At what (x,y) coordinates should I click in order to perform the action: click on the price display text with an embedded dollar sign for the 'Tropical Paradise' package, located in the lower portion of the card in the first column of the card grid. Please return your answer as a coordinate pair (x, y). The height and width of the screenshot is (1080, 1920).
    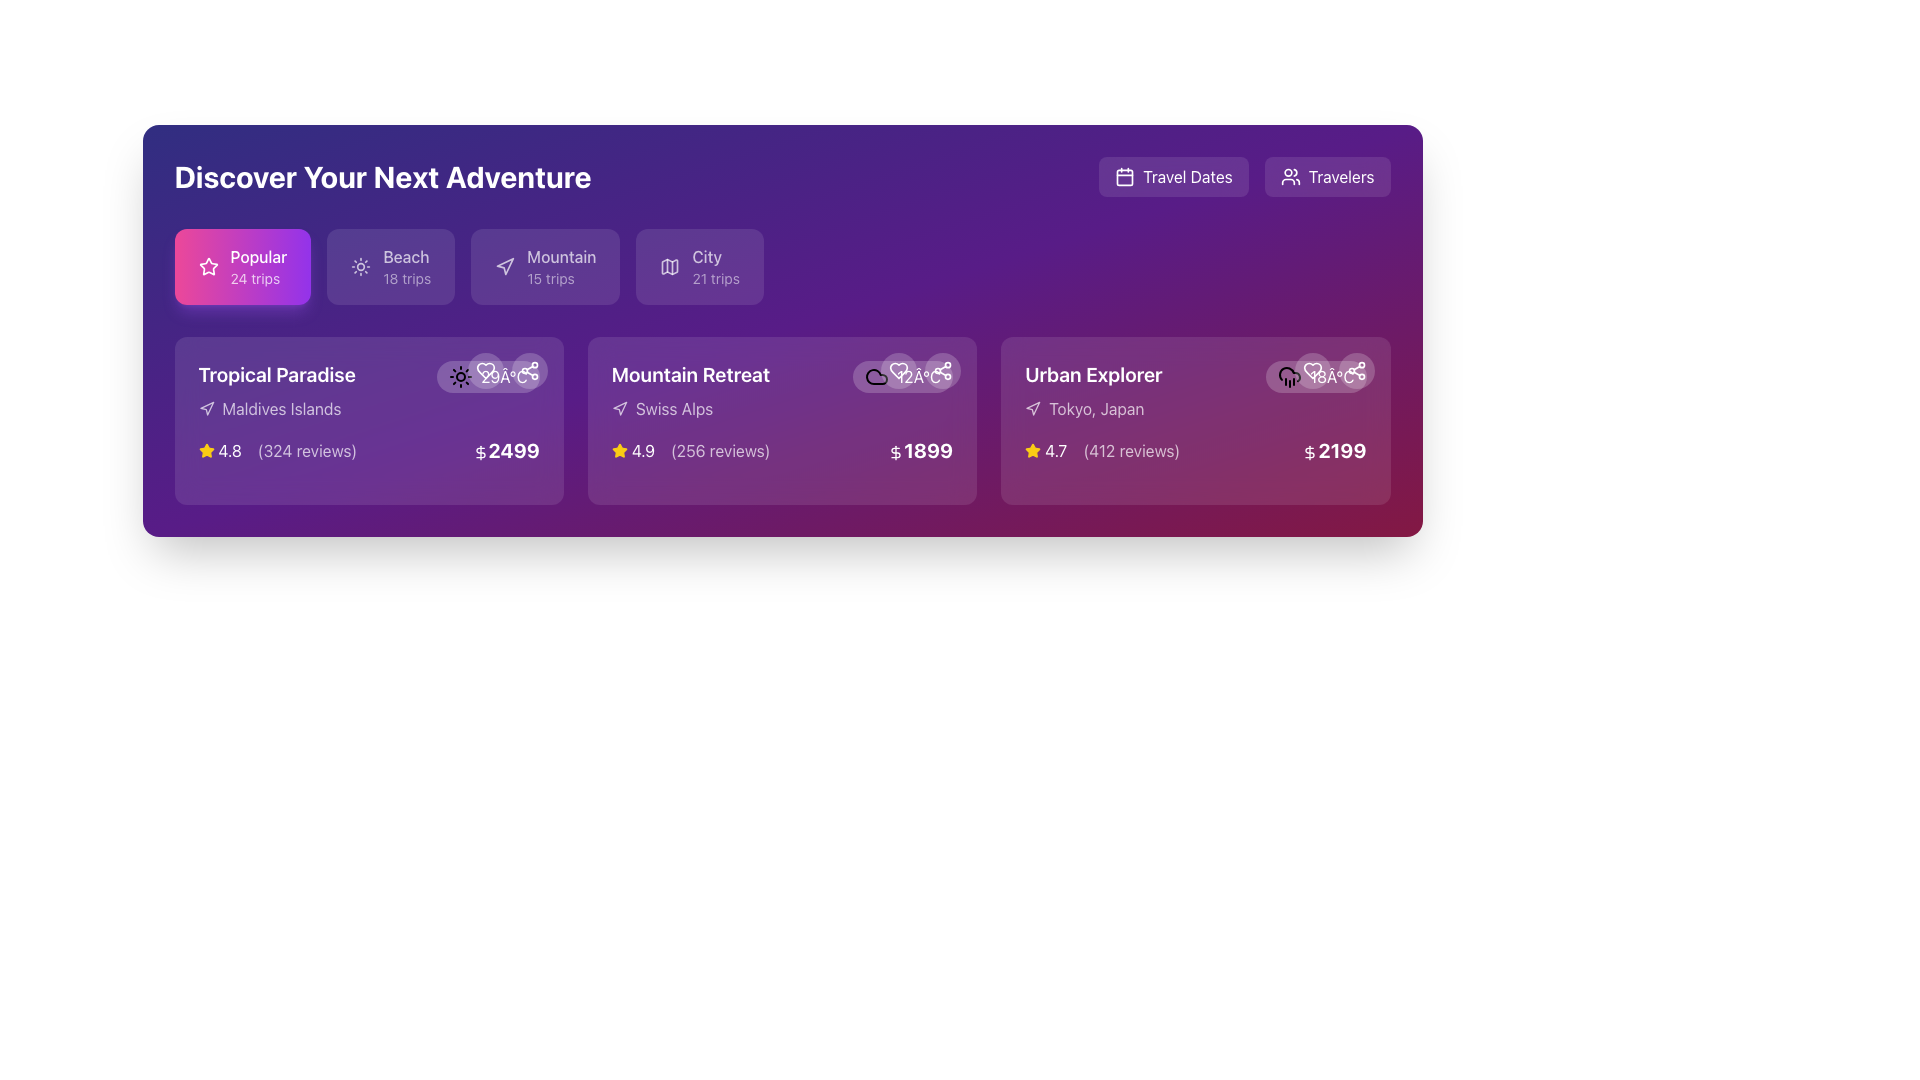
    Looking at the image, I should click on (506, 451).